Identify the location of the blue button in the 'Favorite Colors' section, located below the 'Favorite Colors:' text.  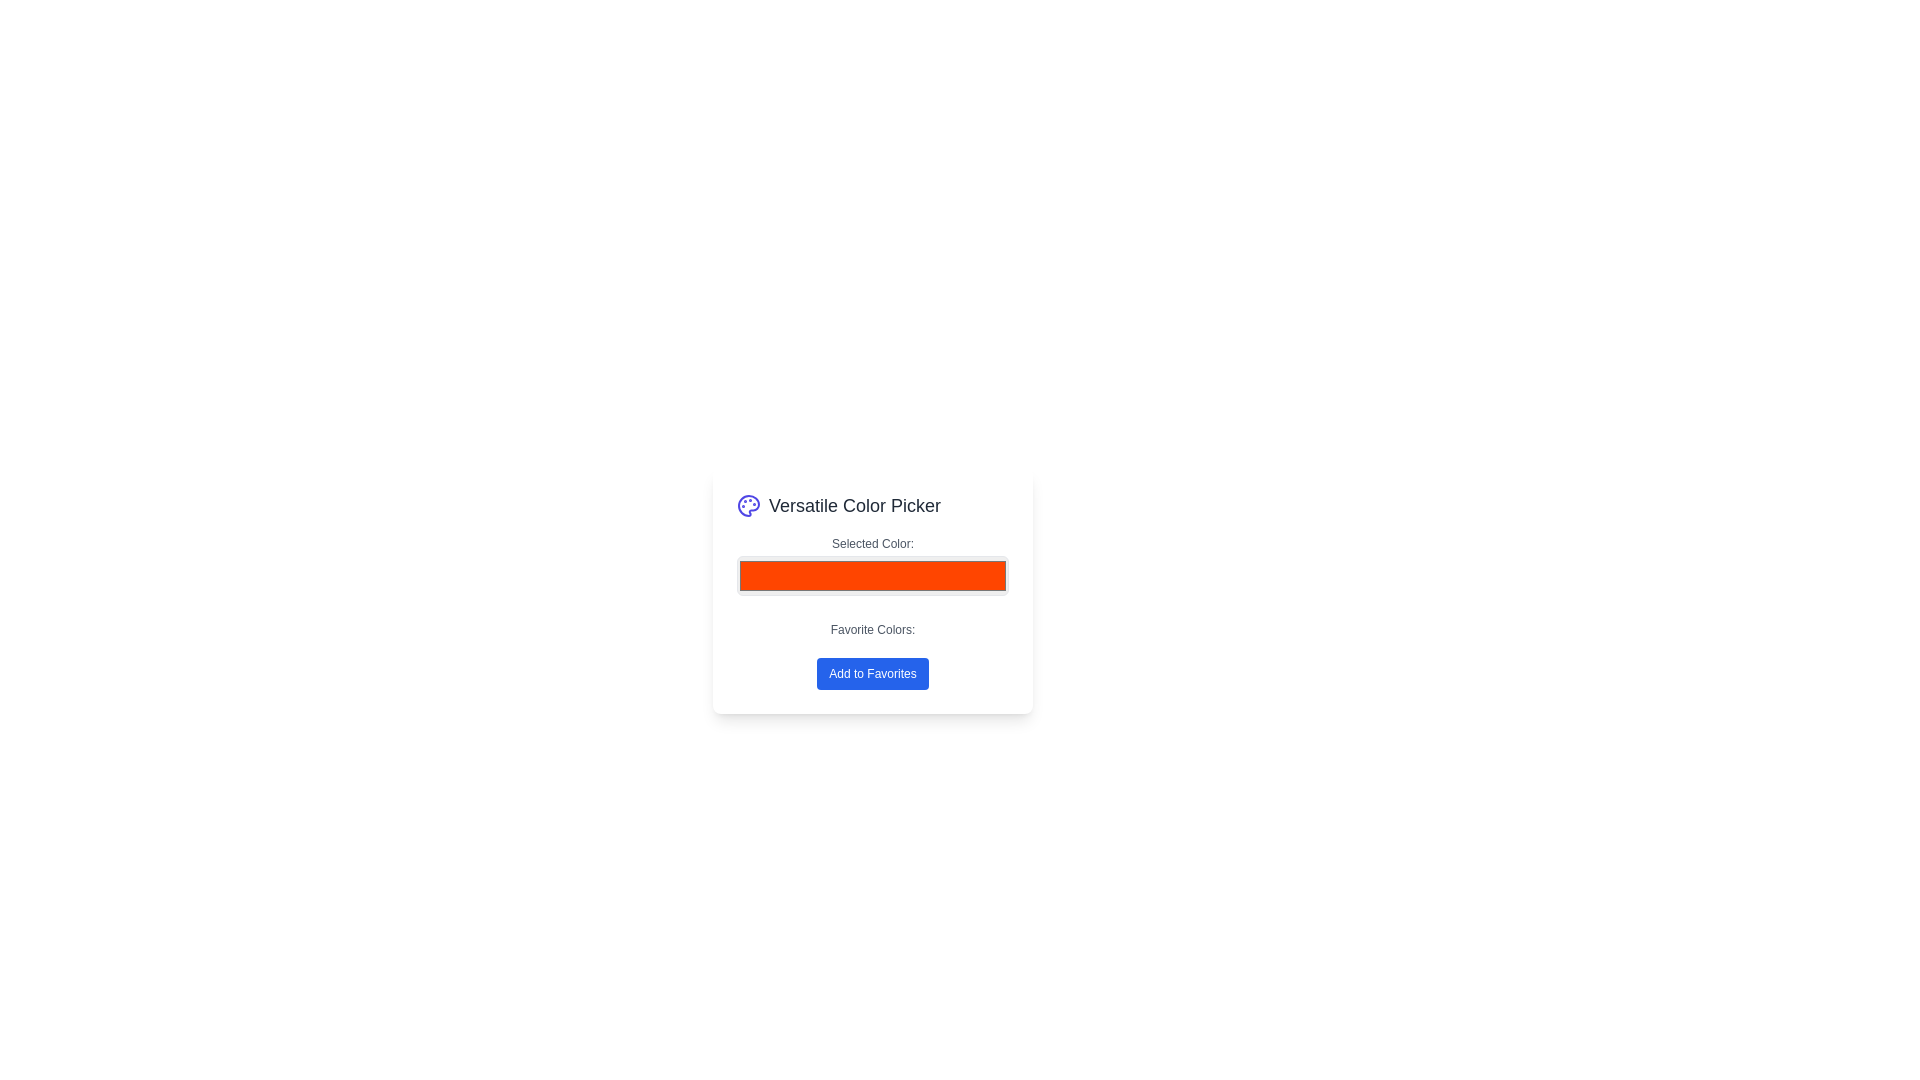
(873, 655).